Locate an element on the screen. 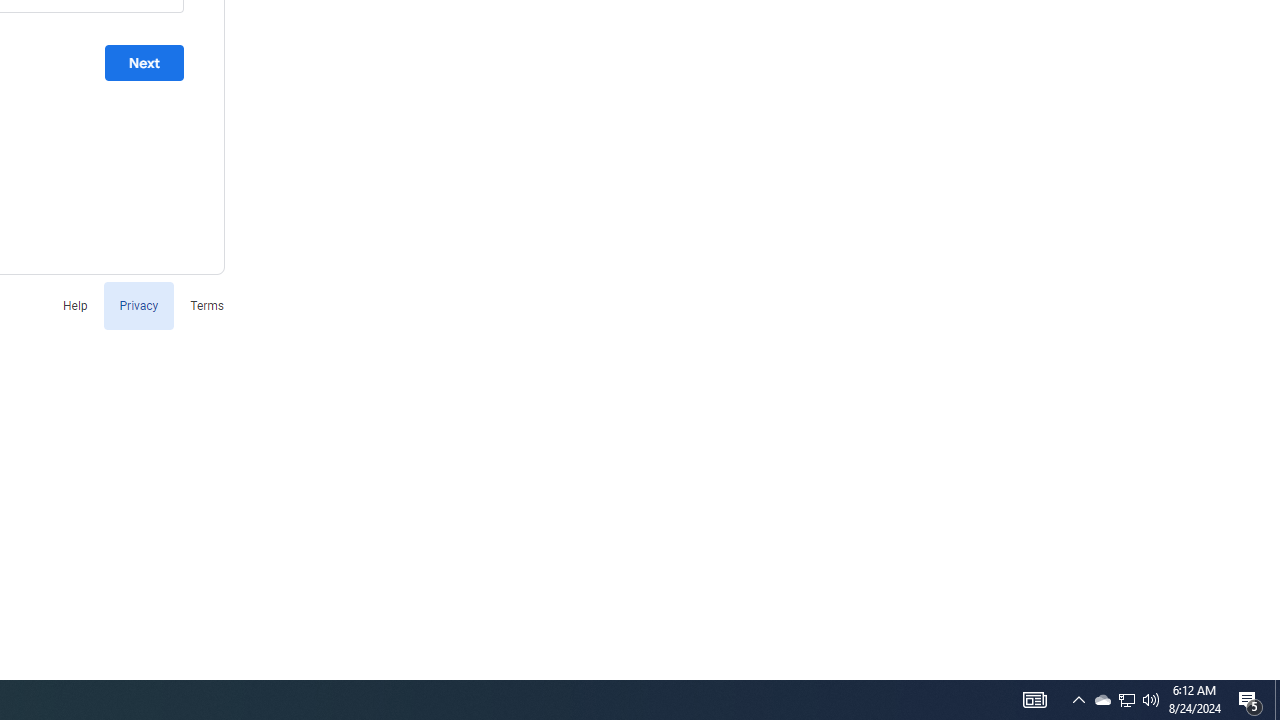  'Next' is located at coordinates (143, 62).